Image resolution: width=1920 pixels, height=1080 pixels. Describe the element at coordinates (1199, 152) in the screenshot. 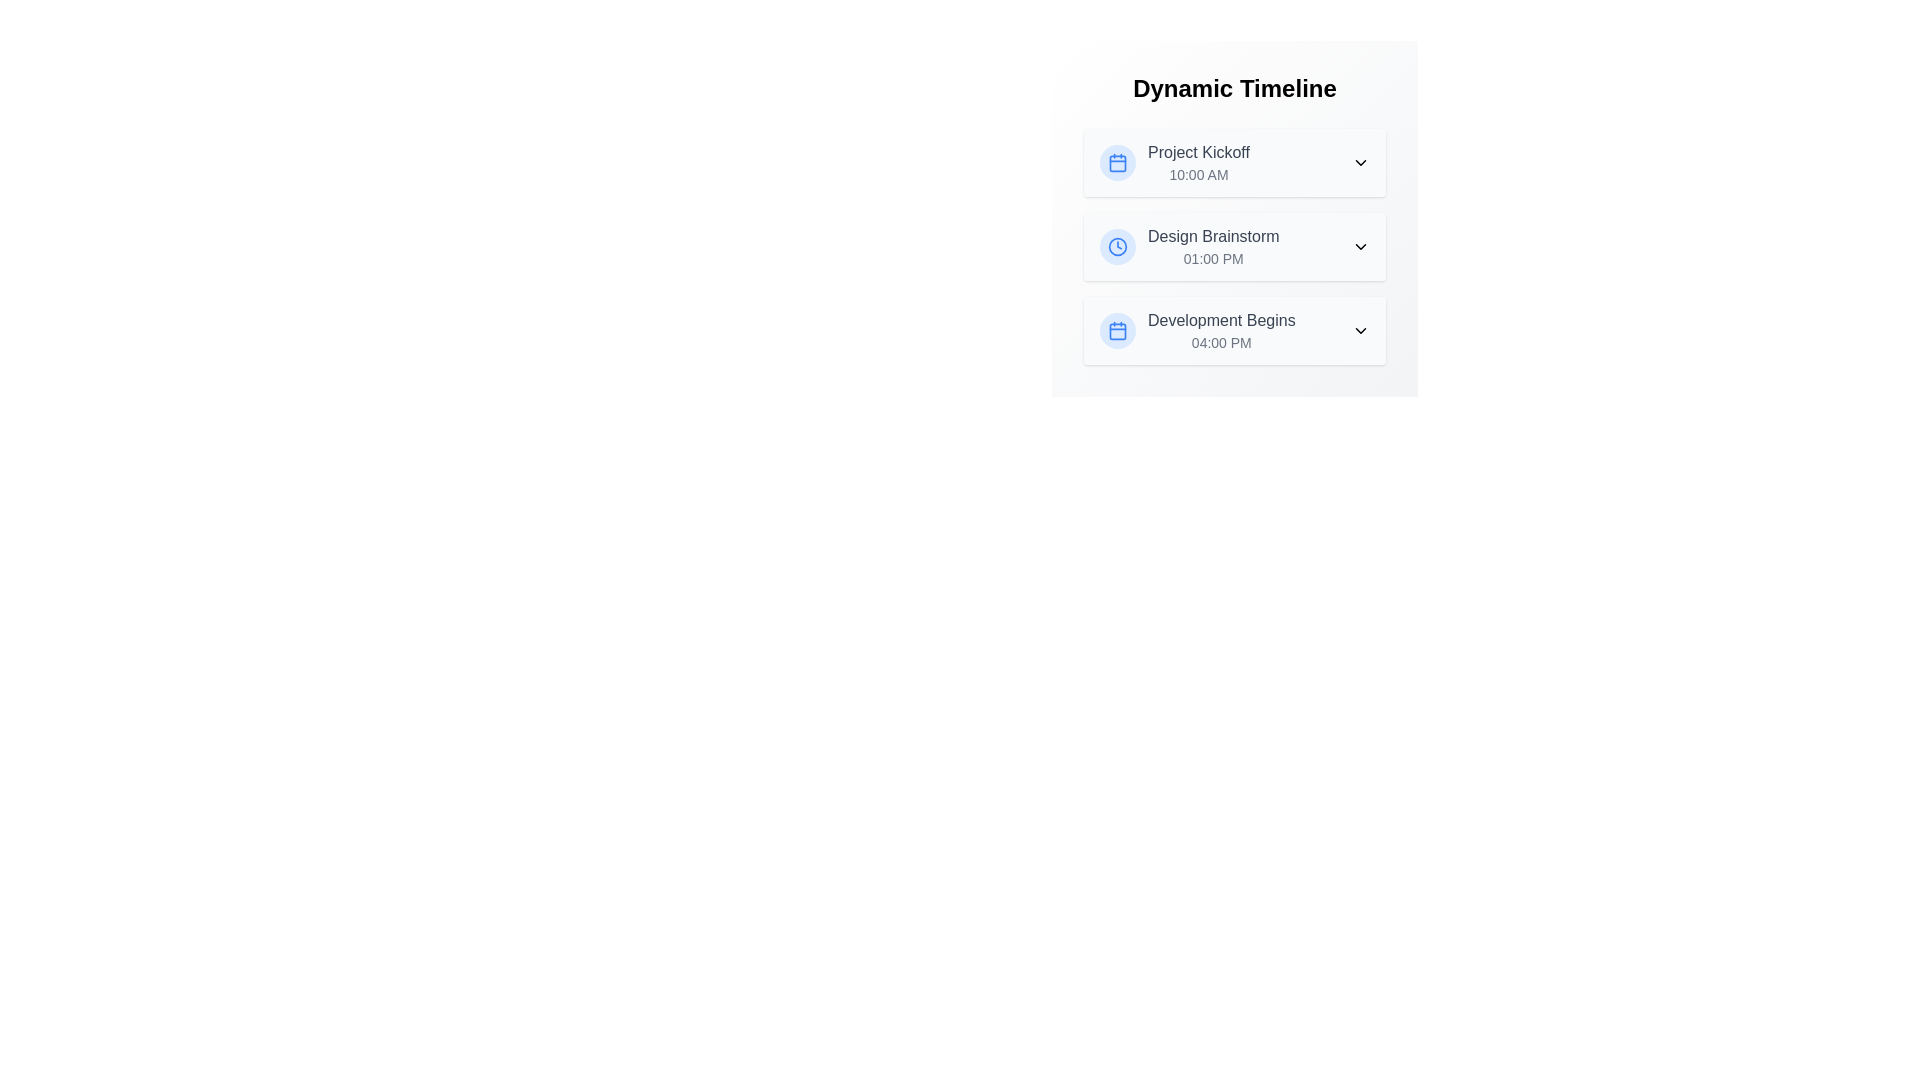

I see `the 'Project Kickoff' label, which is styled with a medium-weight font and gray color, located at the top of the event list under 'Dynamic Timeline'` at that location.